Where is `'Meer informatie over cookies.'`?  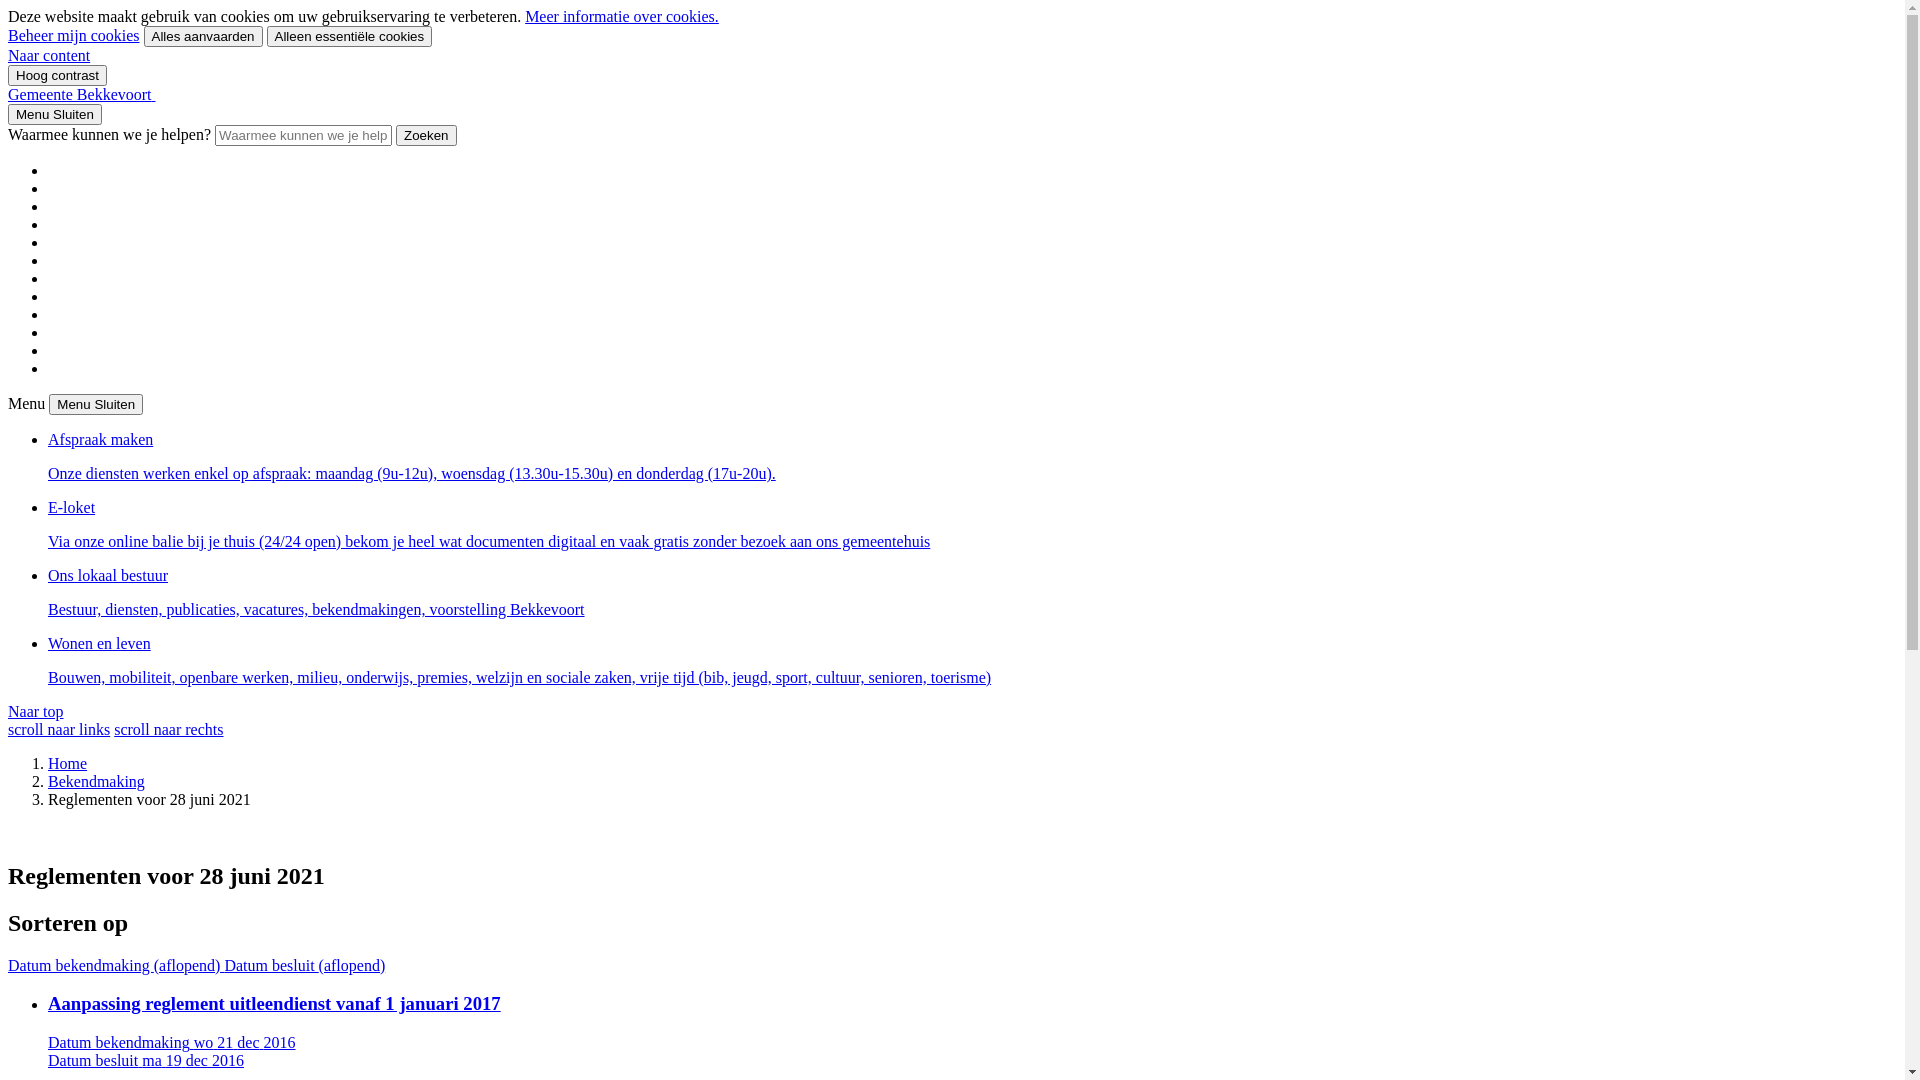
'Meer informatie over cookies.' is located at coordinates (621, 16).